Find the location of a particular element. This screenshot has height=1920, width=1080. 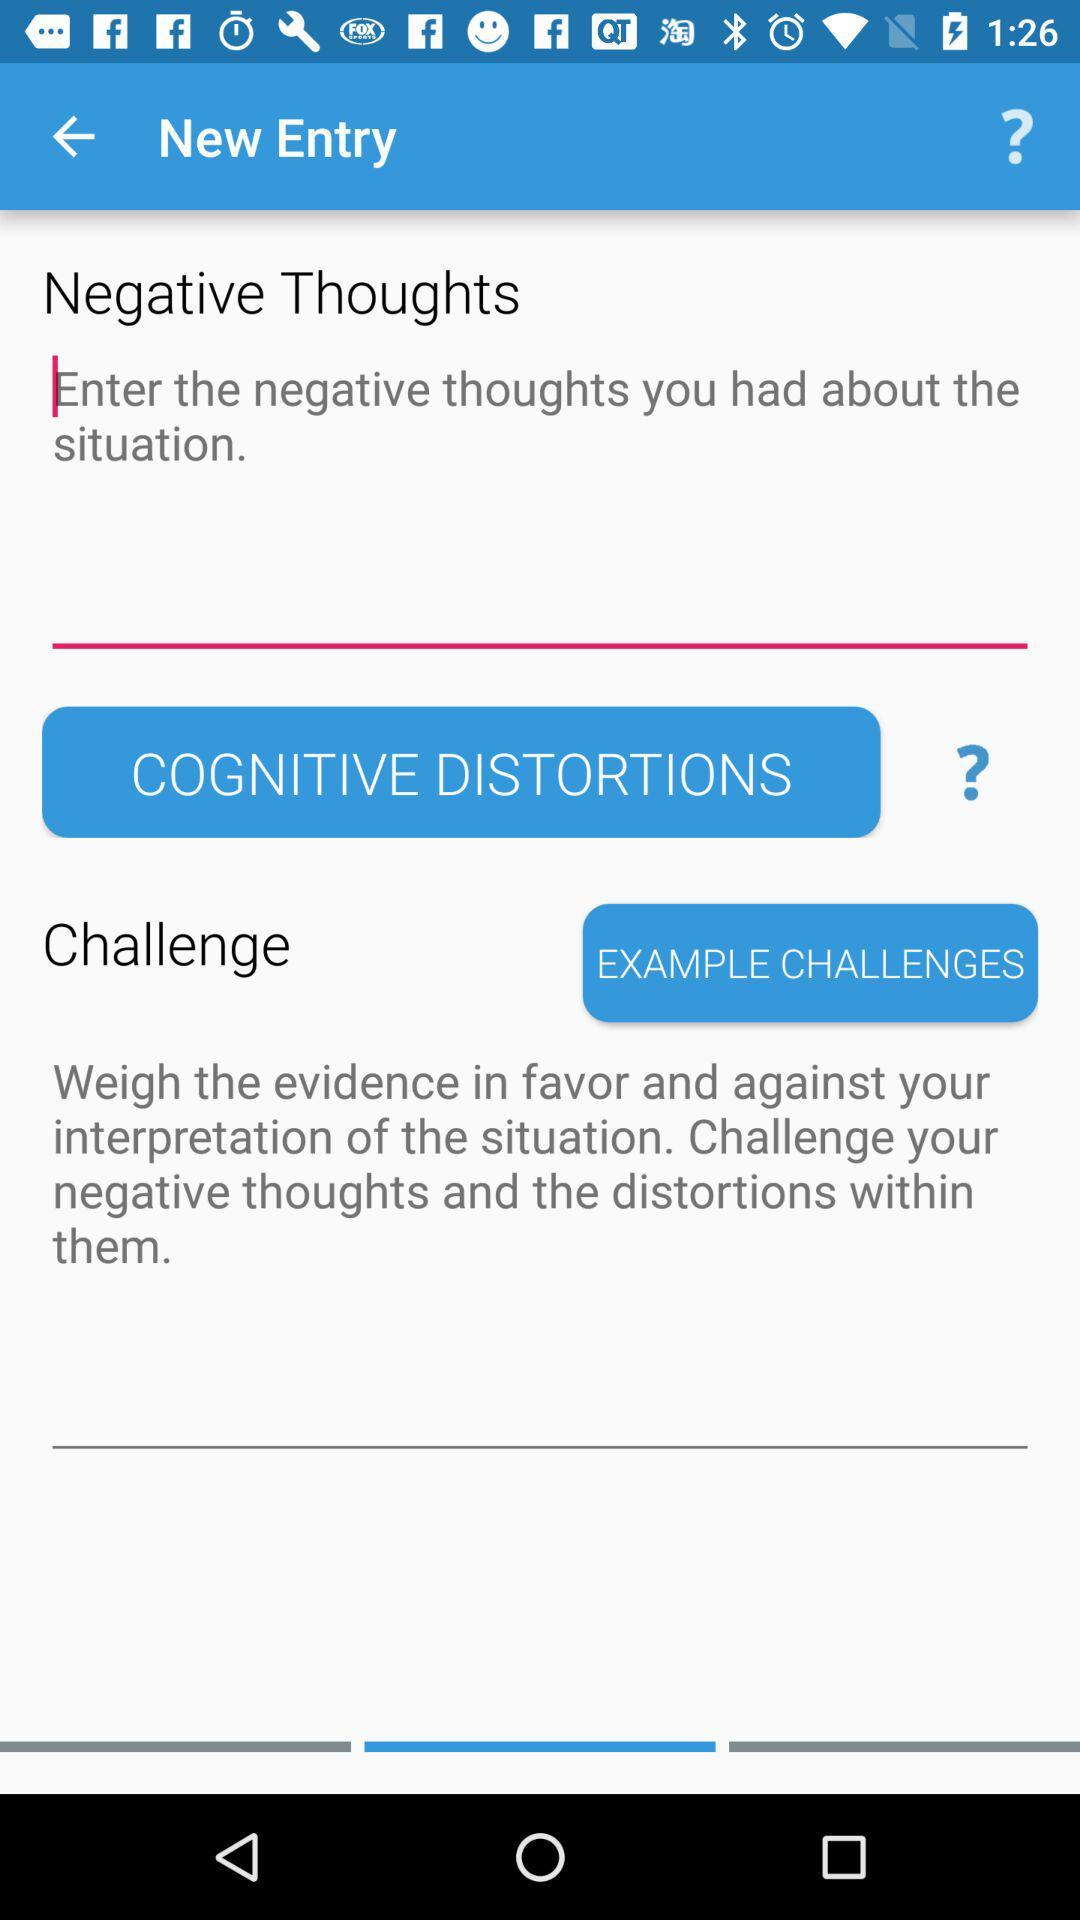

the icon next to the new entry icon is located at coordinates (1017, 135).